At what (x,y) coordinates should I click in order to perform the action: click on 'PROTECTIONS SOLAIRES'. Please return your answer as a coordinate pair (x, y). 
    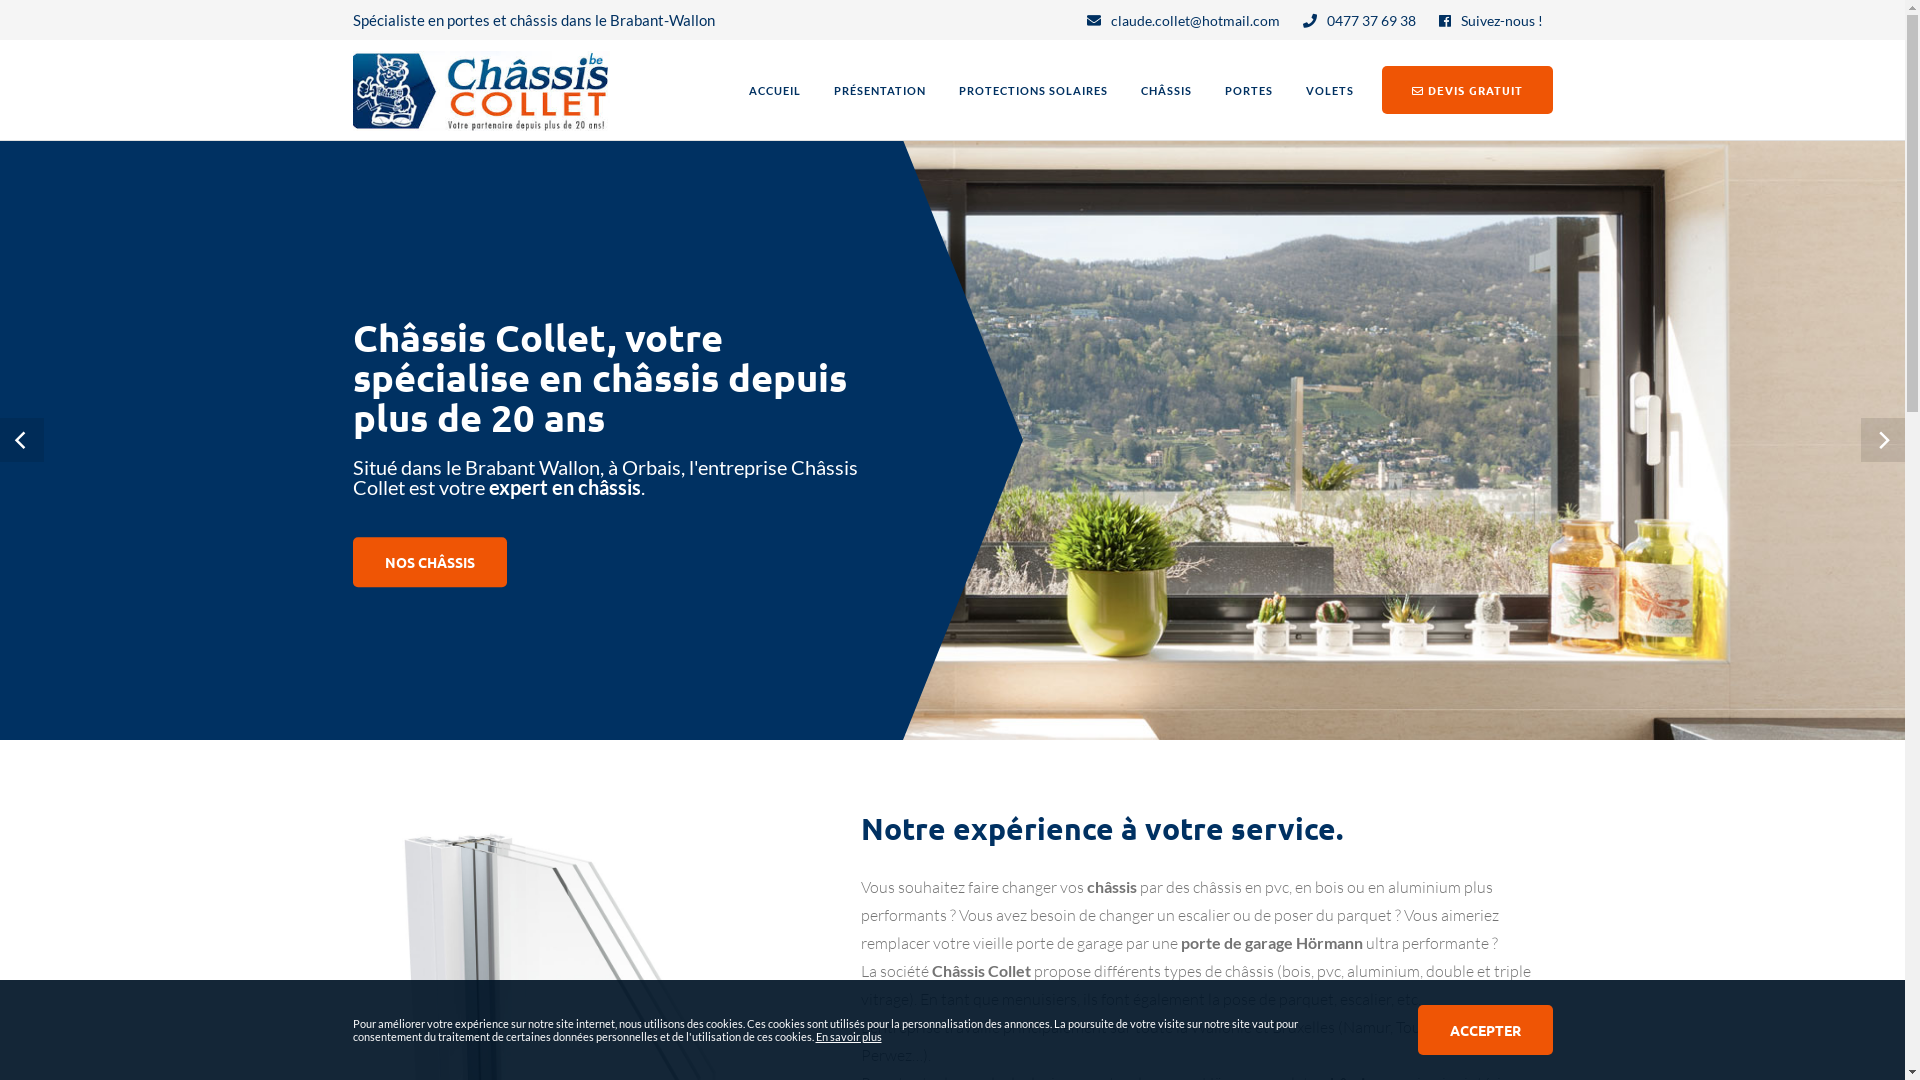
    Looking at the image, I should click on (1033, 91).